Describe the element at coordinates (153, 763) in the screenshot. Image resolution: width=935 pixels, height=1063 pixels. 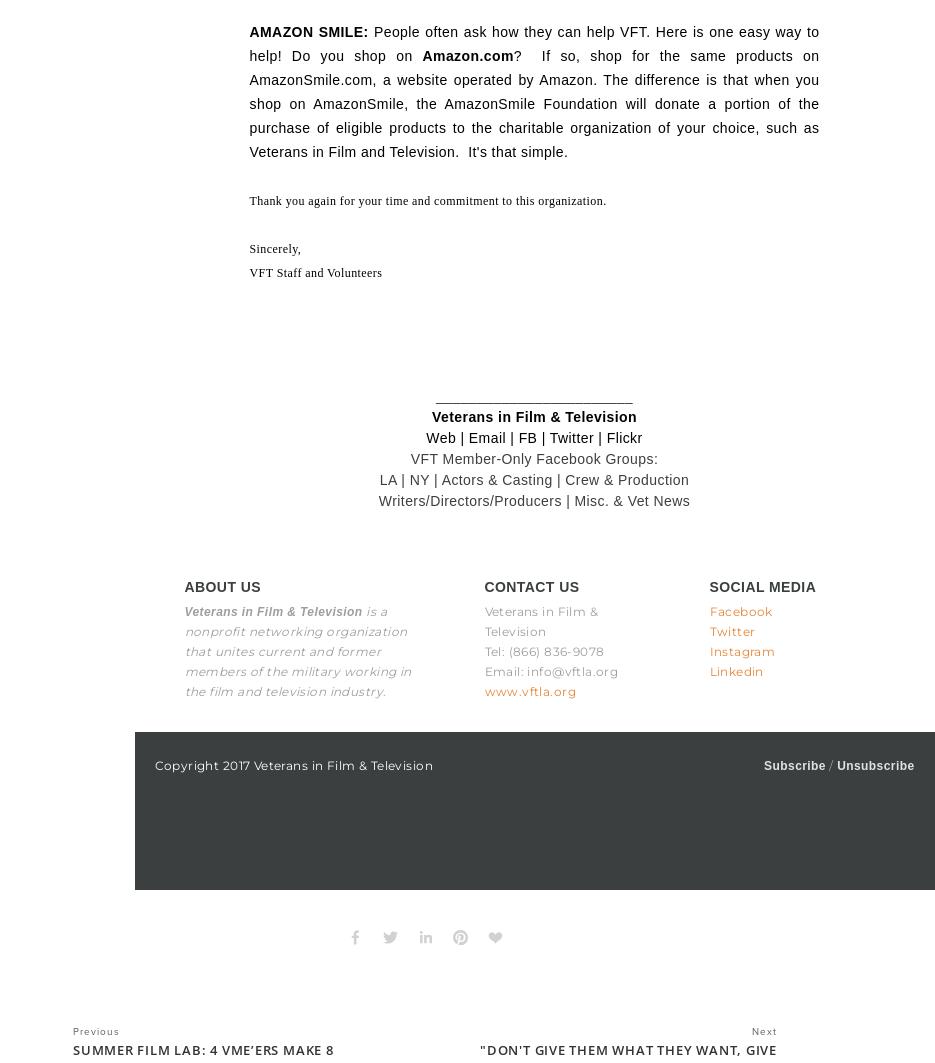
I see `'Copyright 2017 Veterans in Film & Television'` at that location.